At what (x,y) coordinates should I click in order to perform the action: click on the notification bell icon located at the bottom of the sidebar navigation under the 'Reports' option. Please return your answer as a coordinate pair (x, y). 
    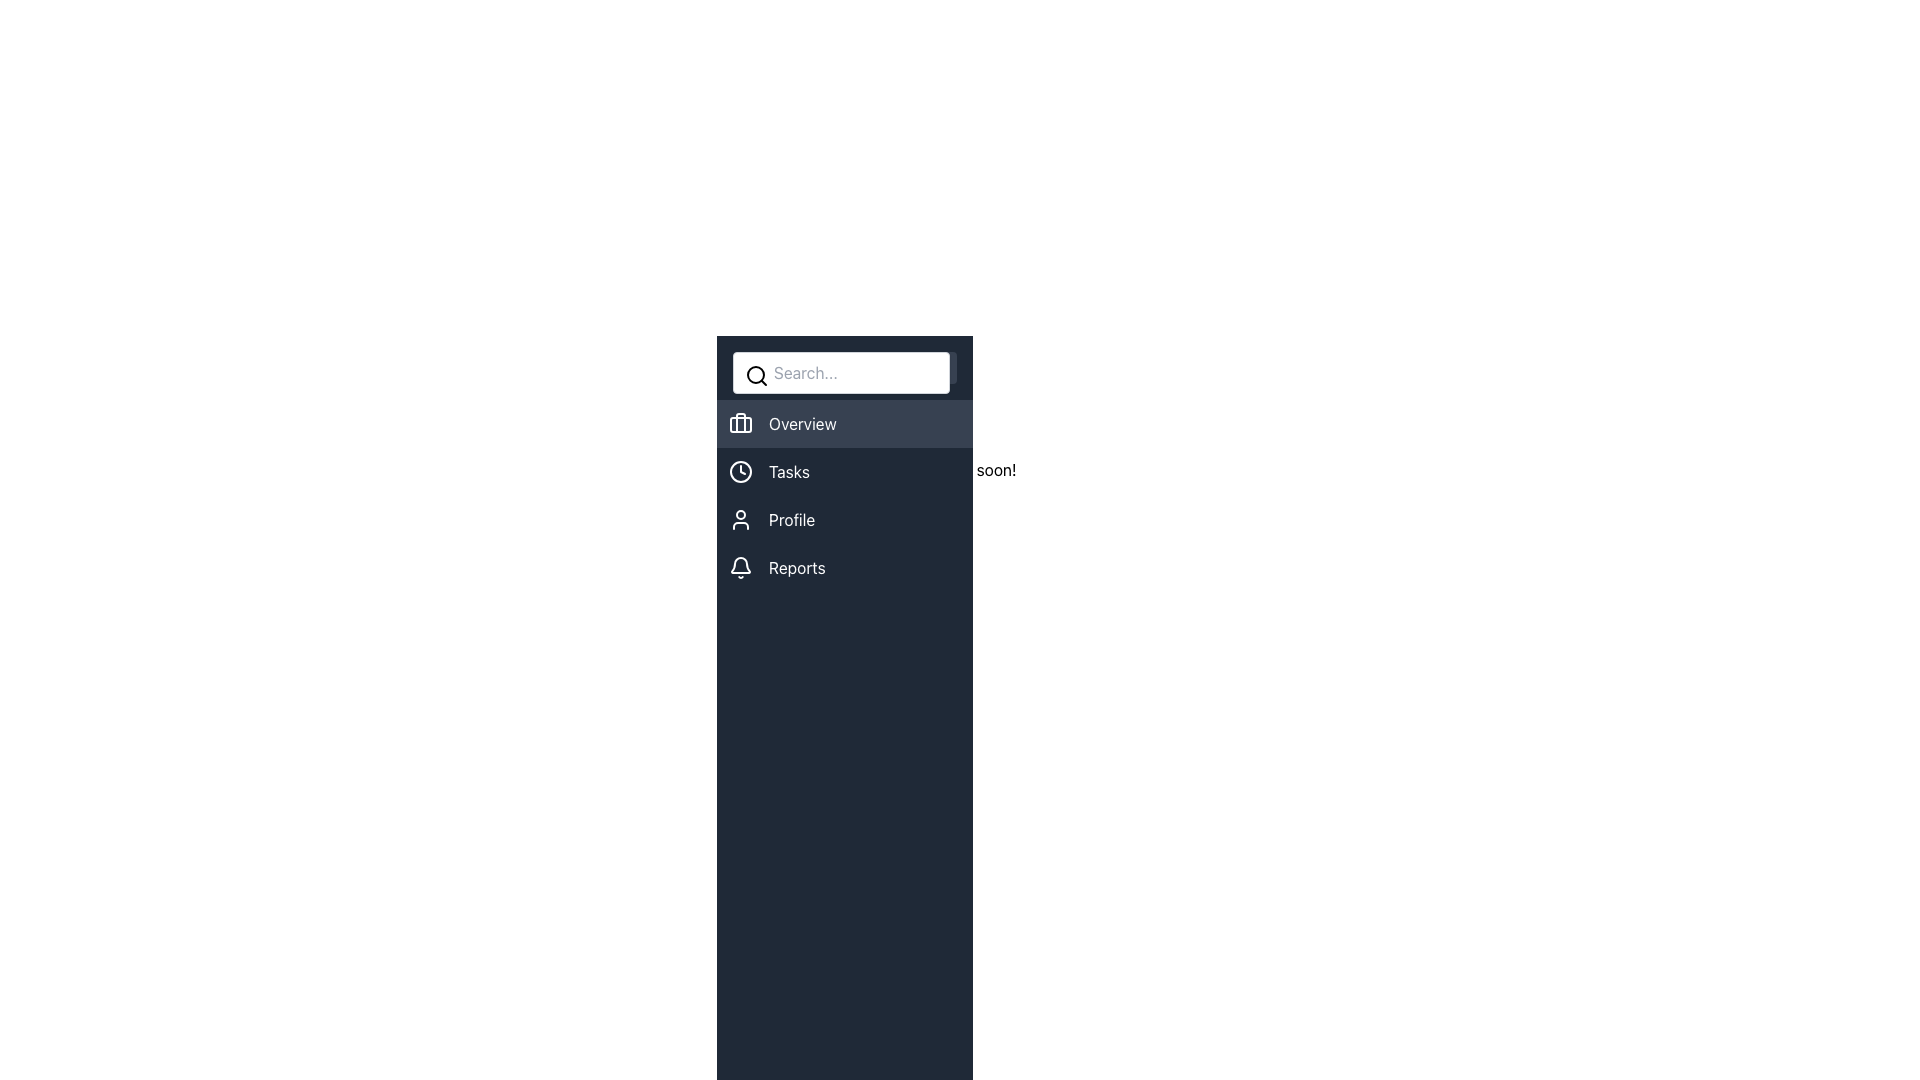
    Looking at the image, I should click on (739, 565).